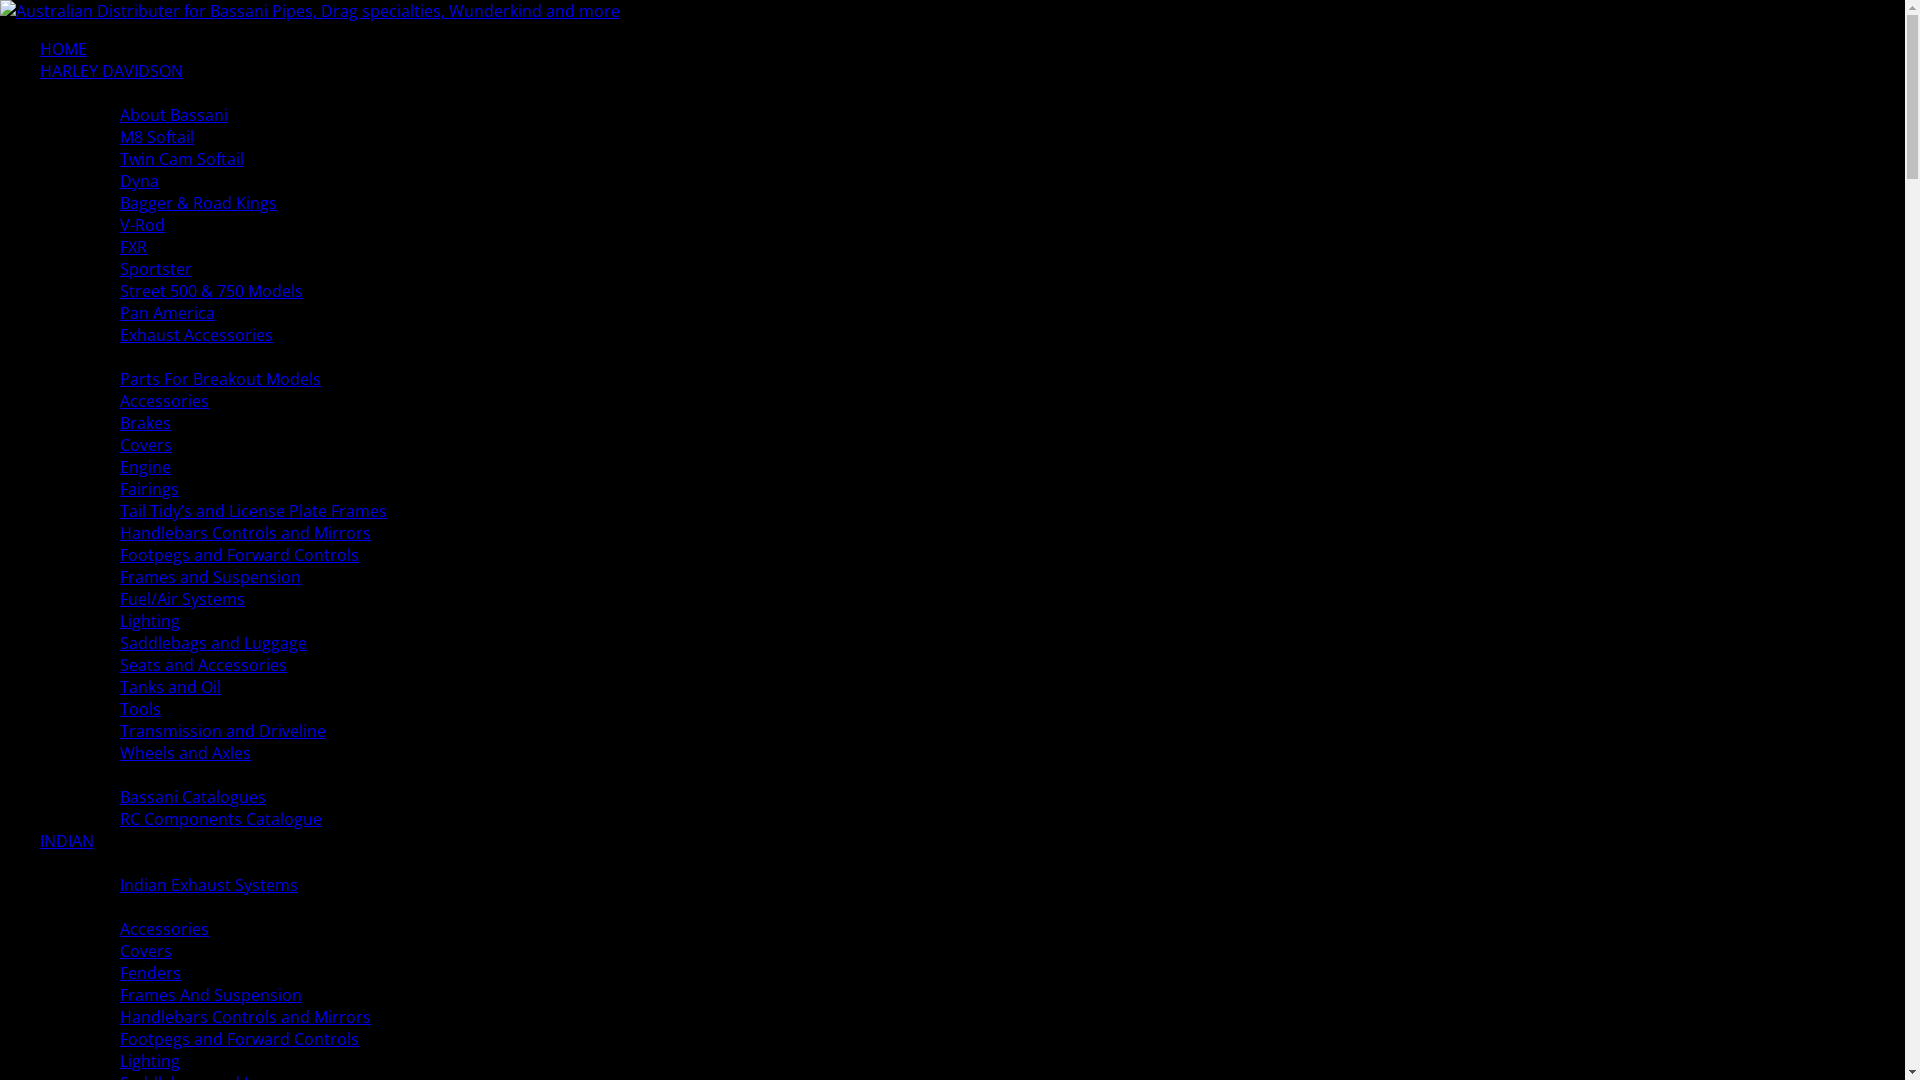 This screenshot has width=1920, height=1080. What do you see at coordinates (182, 597) in the screenshot?
I see `'Fuel/Air Systems'` at bounding box center [182, 597].